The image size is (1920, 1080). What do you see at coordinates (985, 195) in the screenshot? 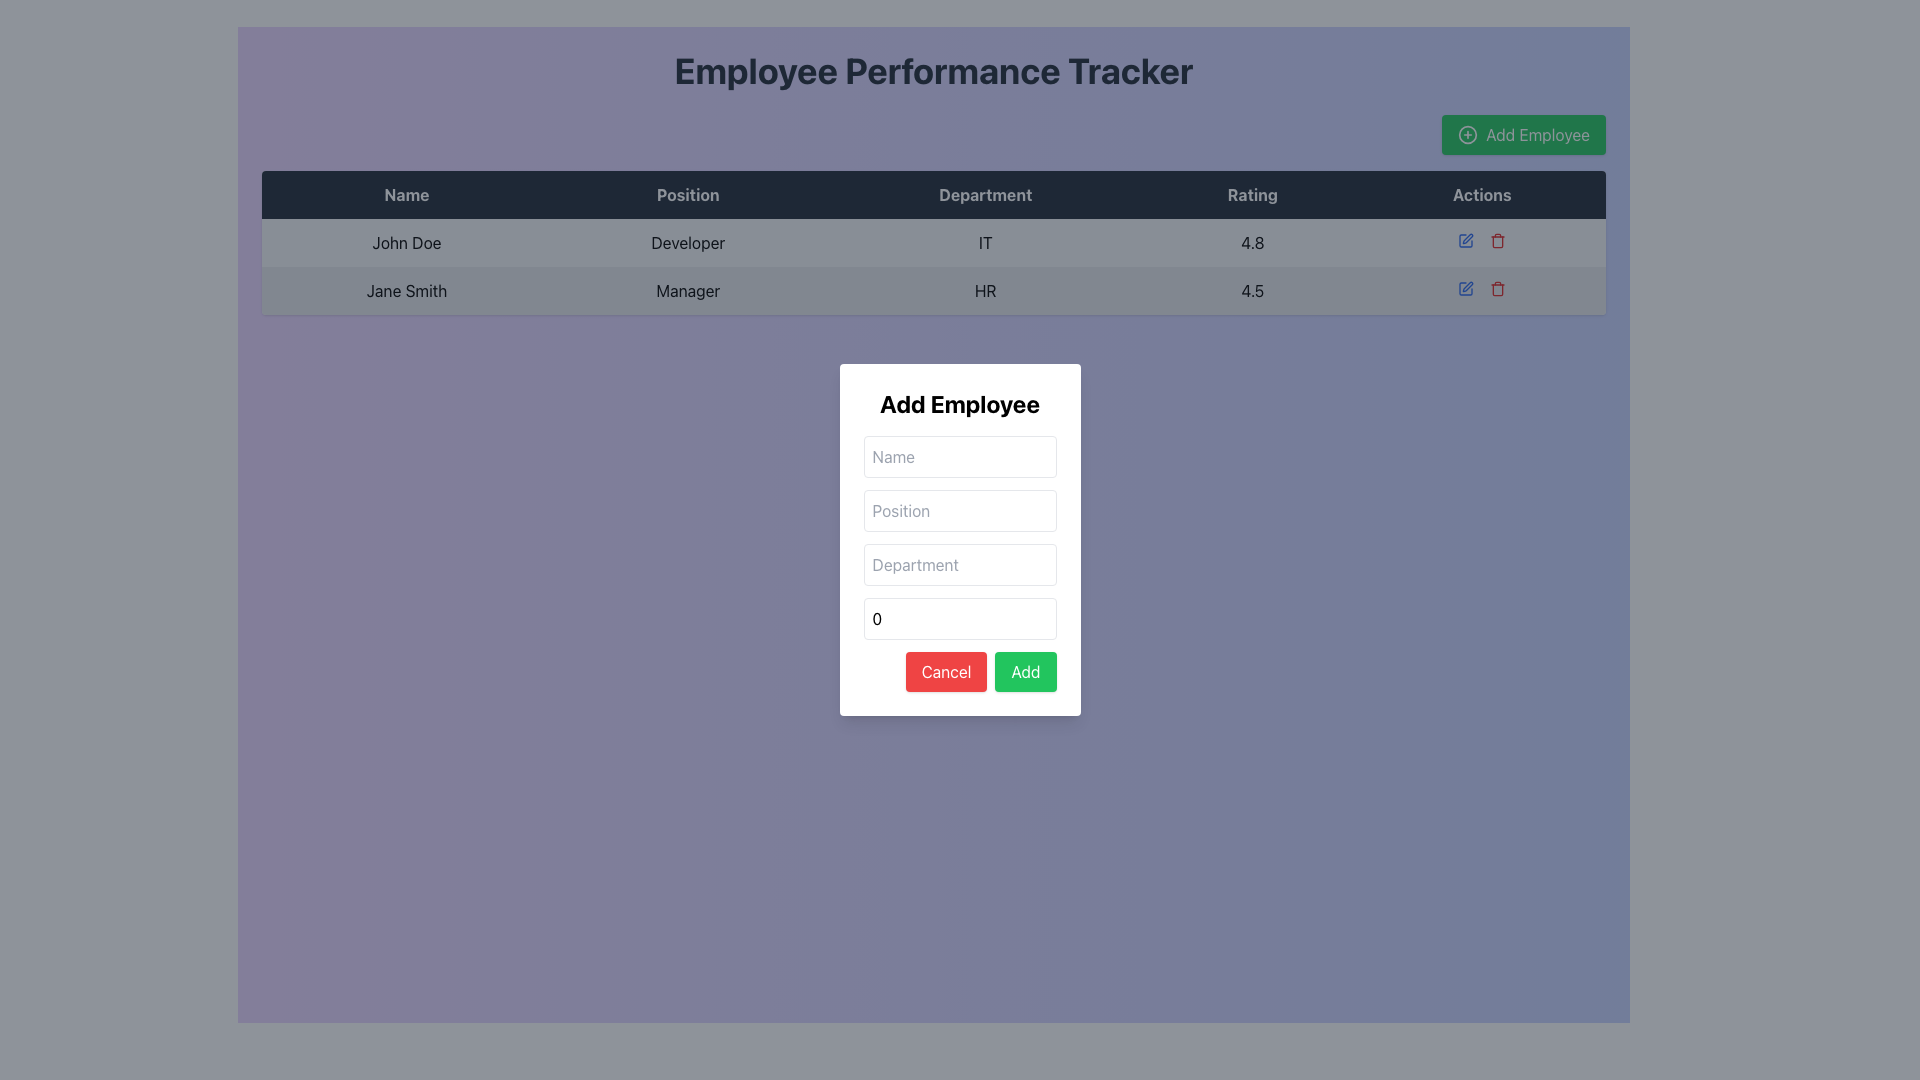
I see `label 'Department' from the Table Header Cell located in the third column of the header row, which is positioned between 'Position' and 'Rating'` at bounding box center [985, 195].